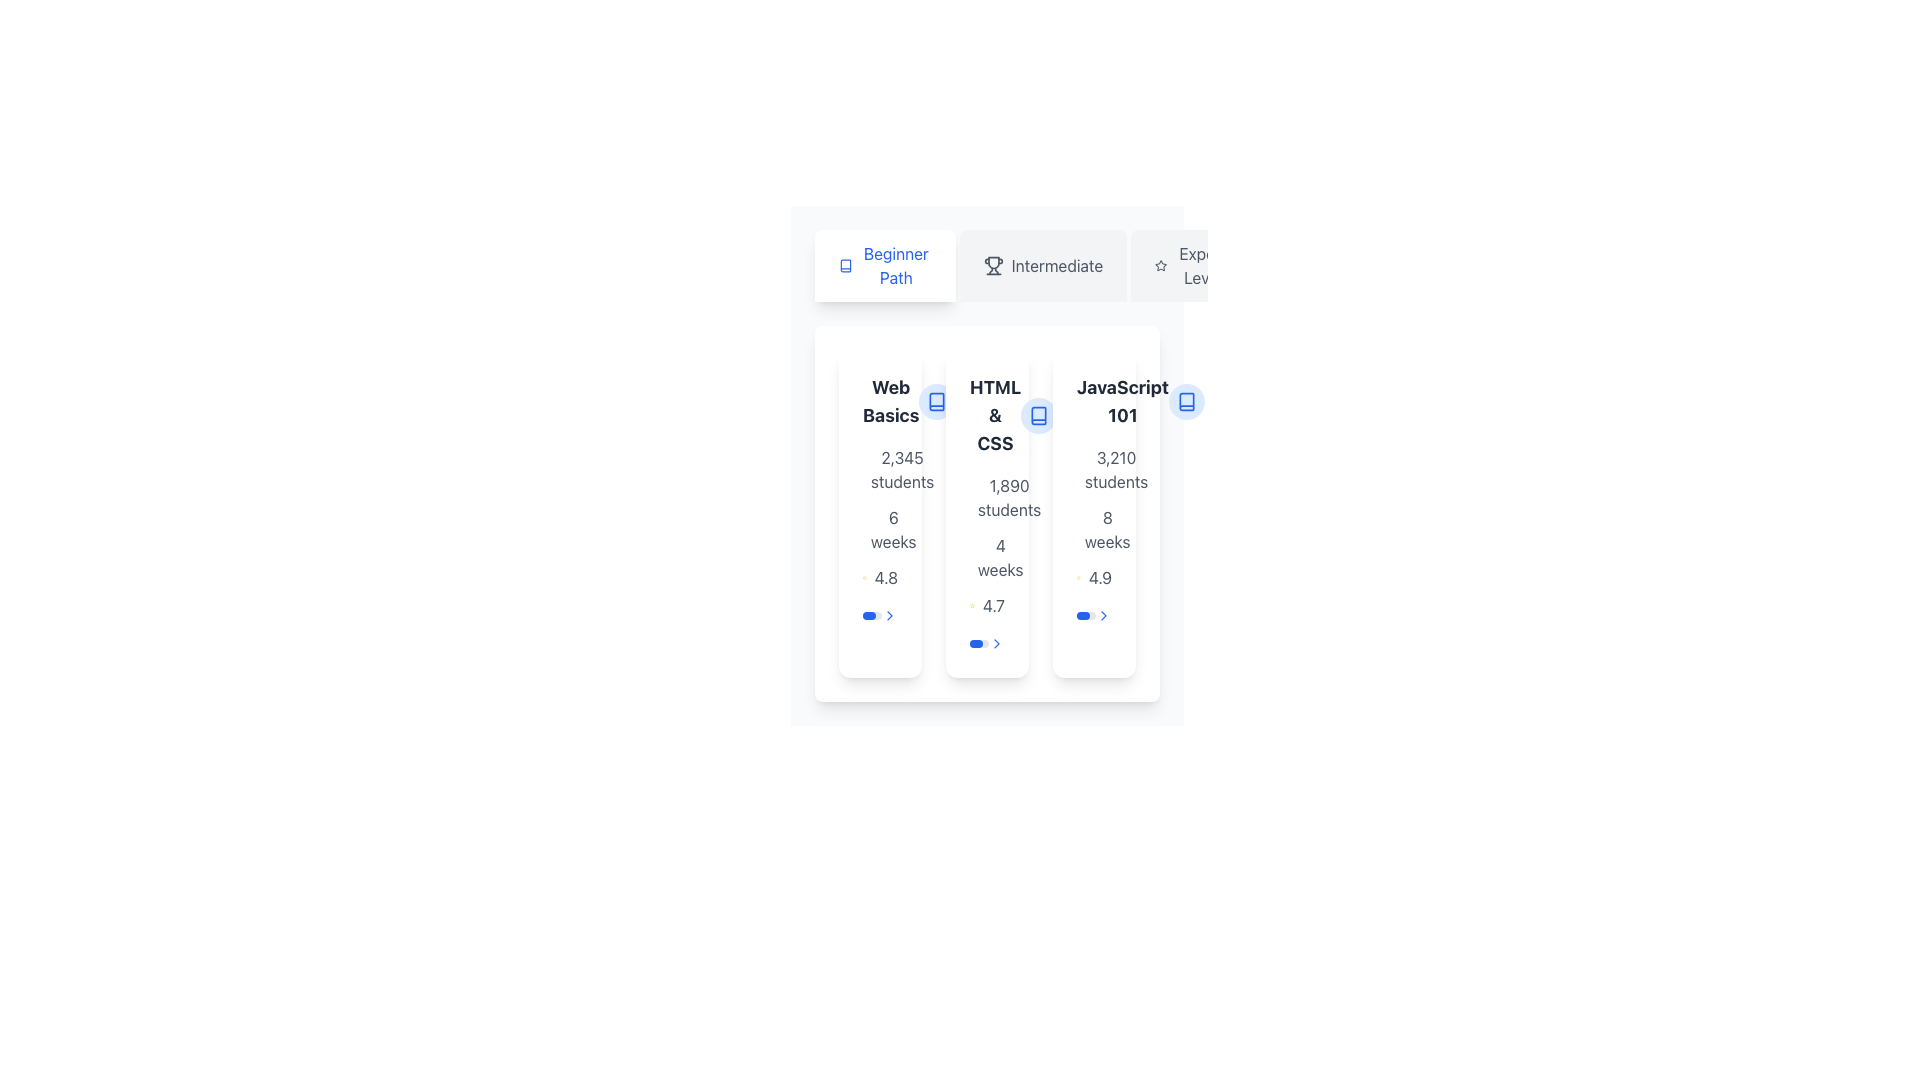  I want to click on the content of the Rating display element located below the '4 weeks' text and above the toggle switch in the central card of a three-card layout, so click(987, 604).